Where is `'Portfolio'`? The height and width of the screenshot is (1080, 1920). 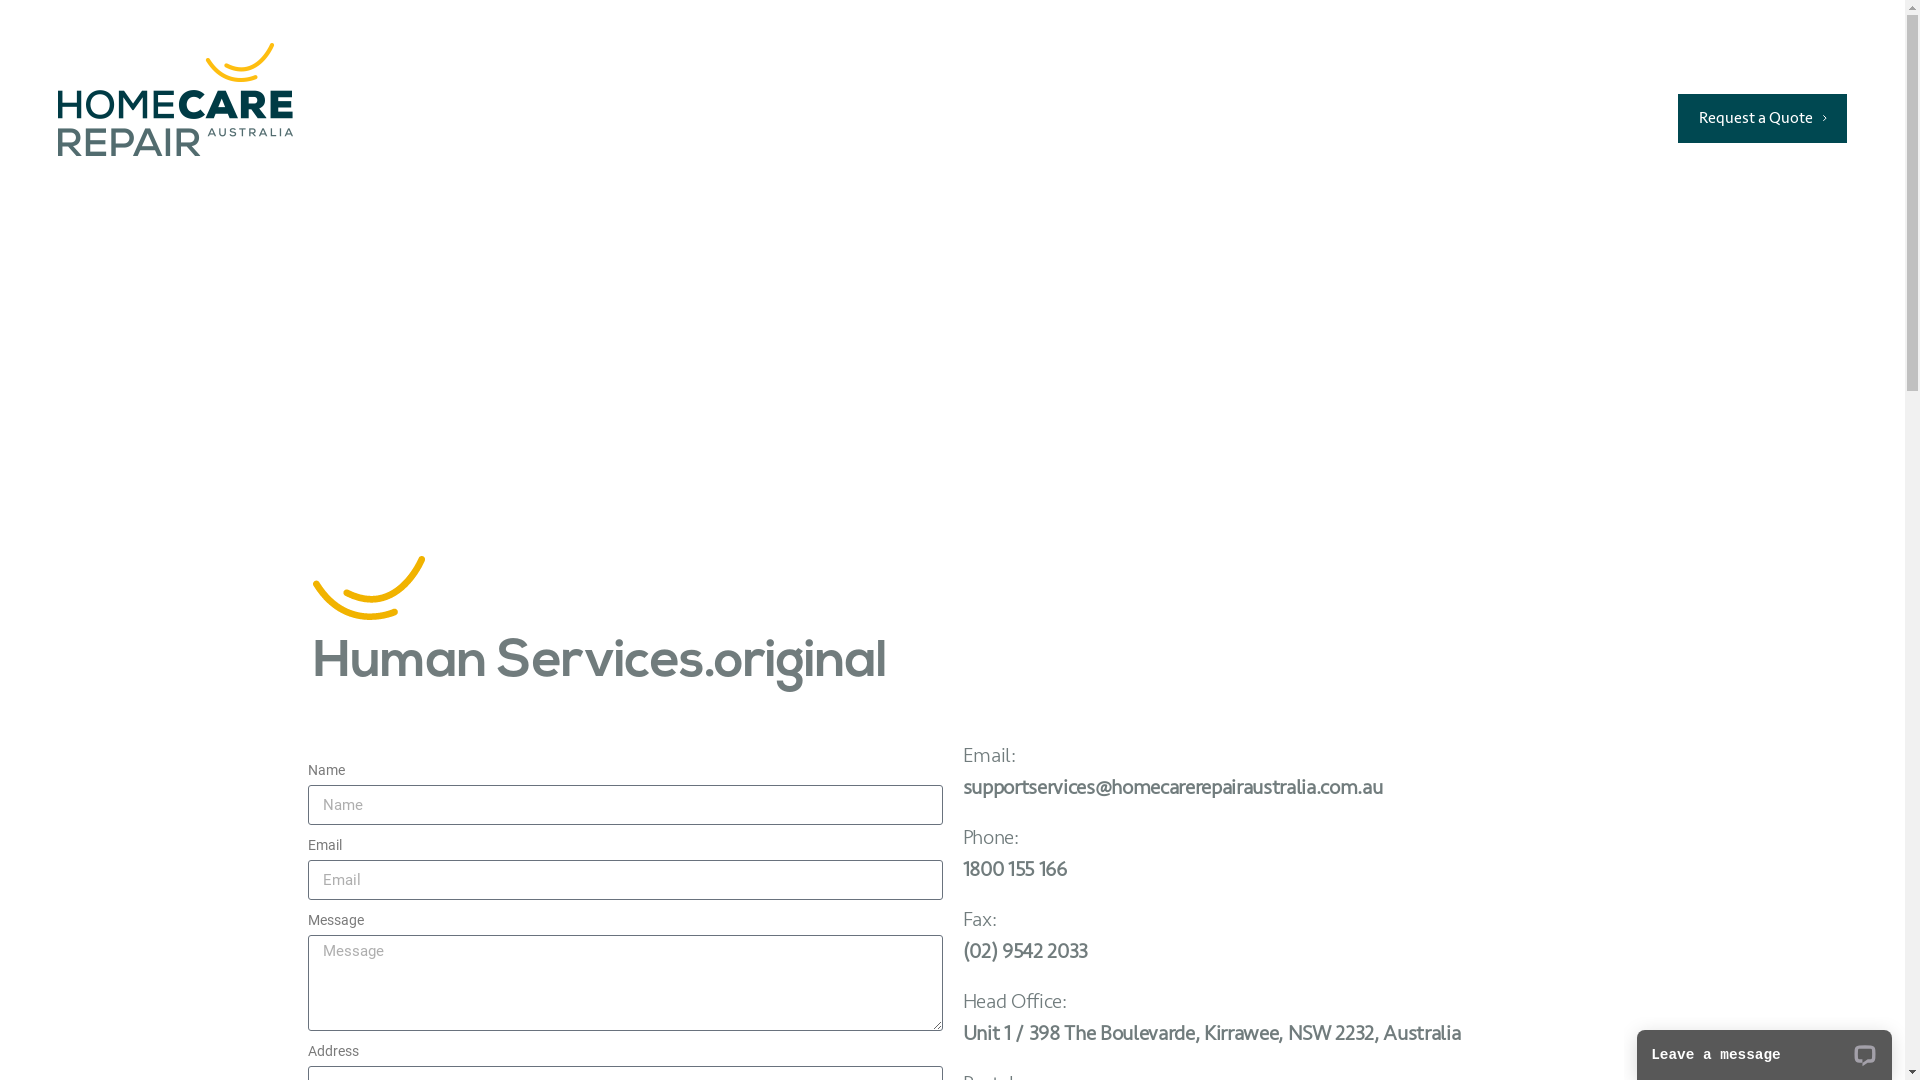 'Portfolio' is located at coordinates (1079, 117).